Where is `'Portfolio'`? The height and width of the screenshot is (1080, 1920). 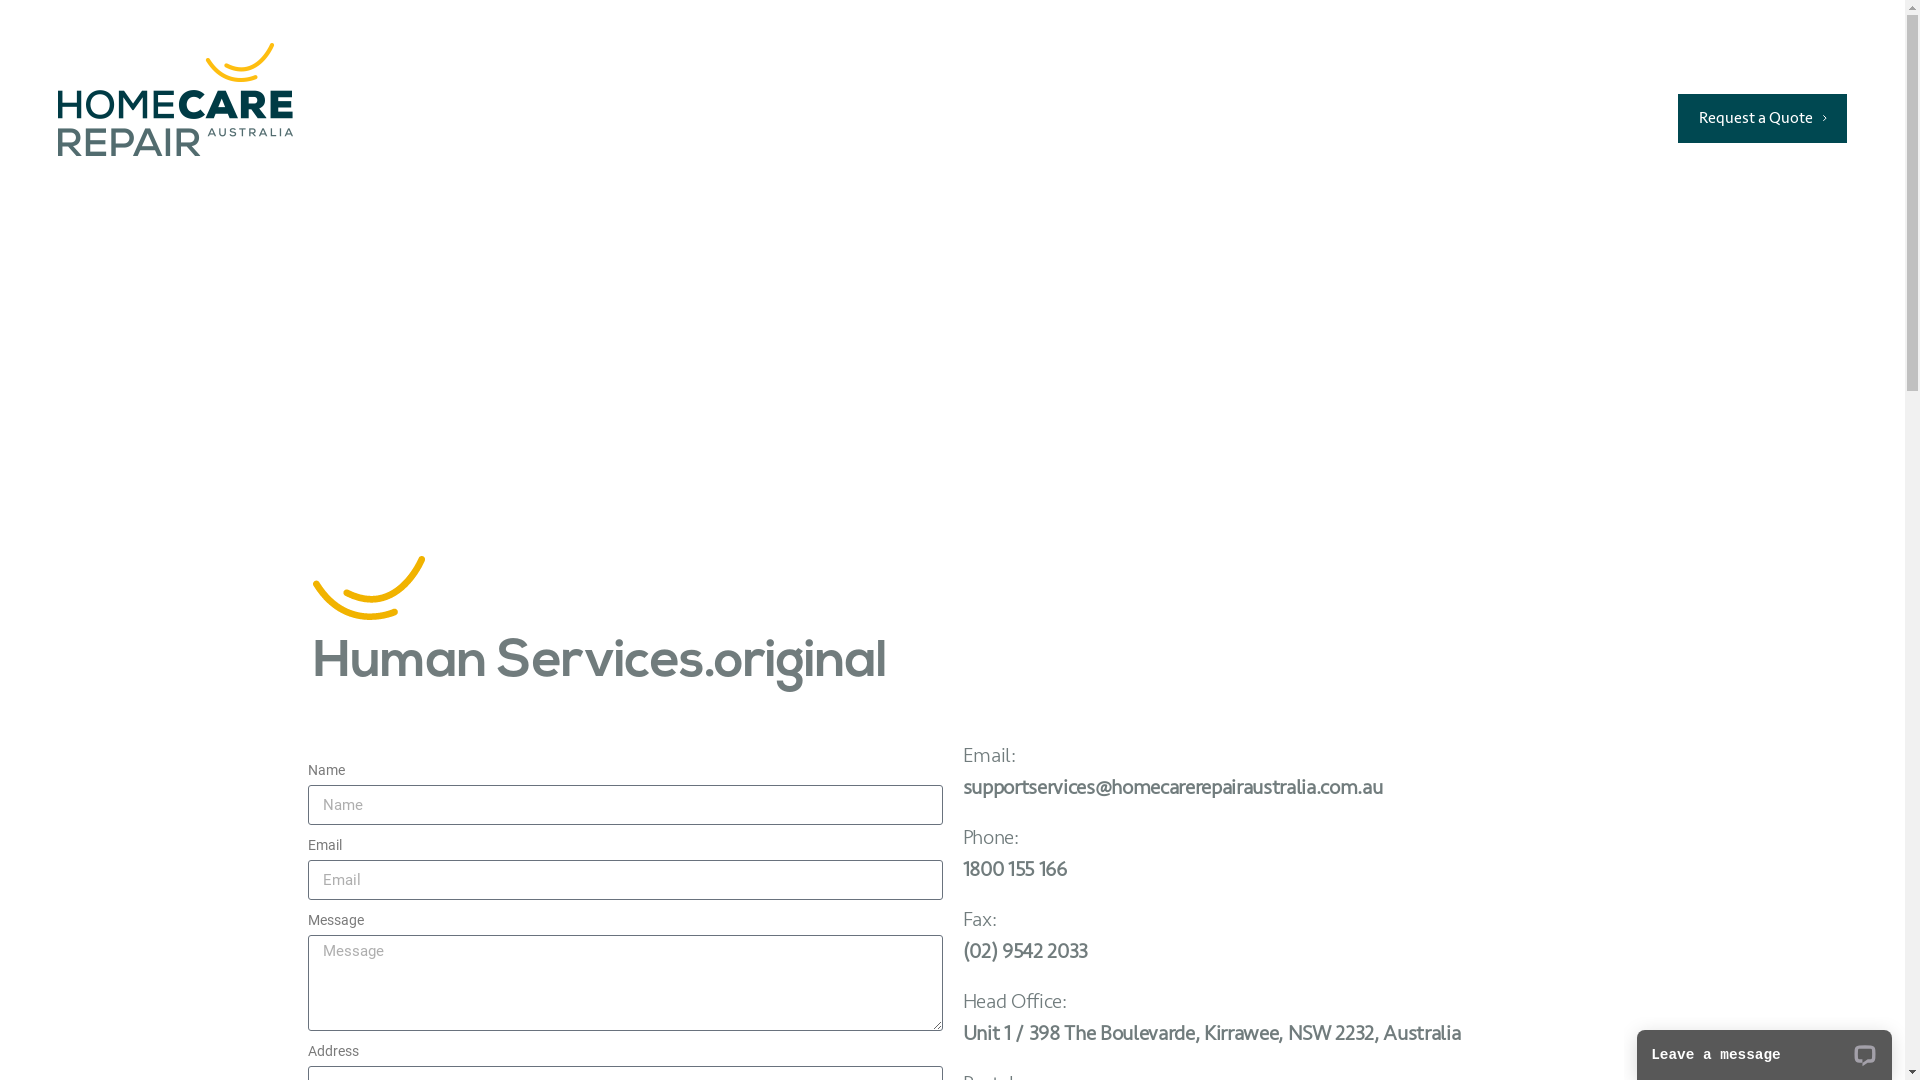 'Portfolio' is located at coordinates (1079, 117).